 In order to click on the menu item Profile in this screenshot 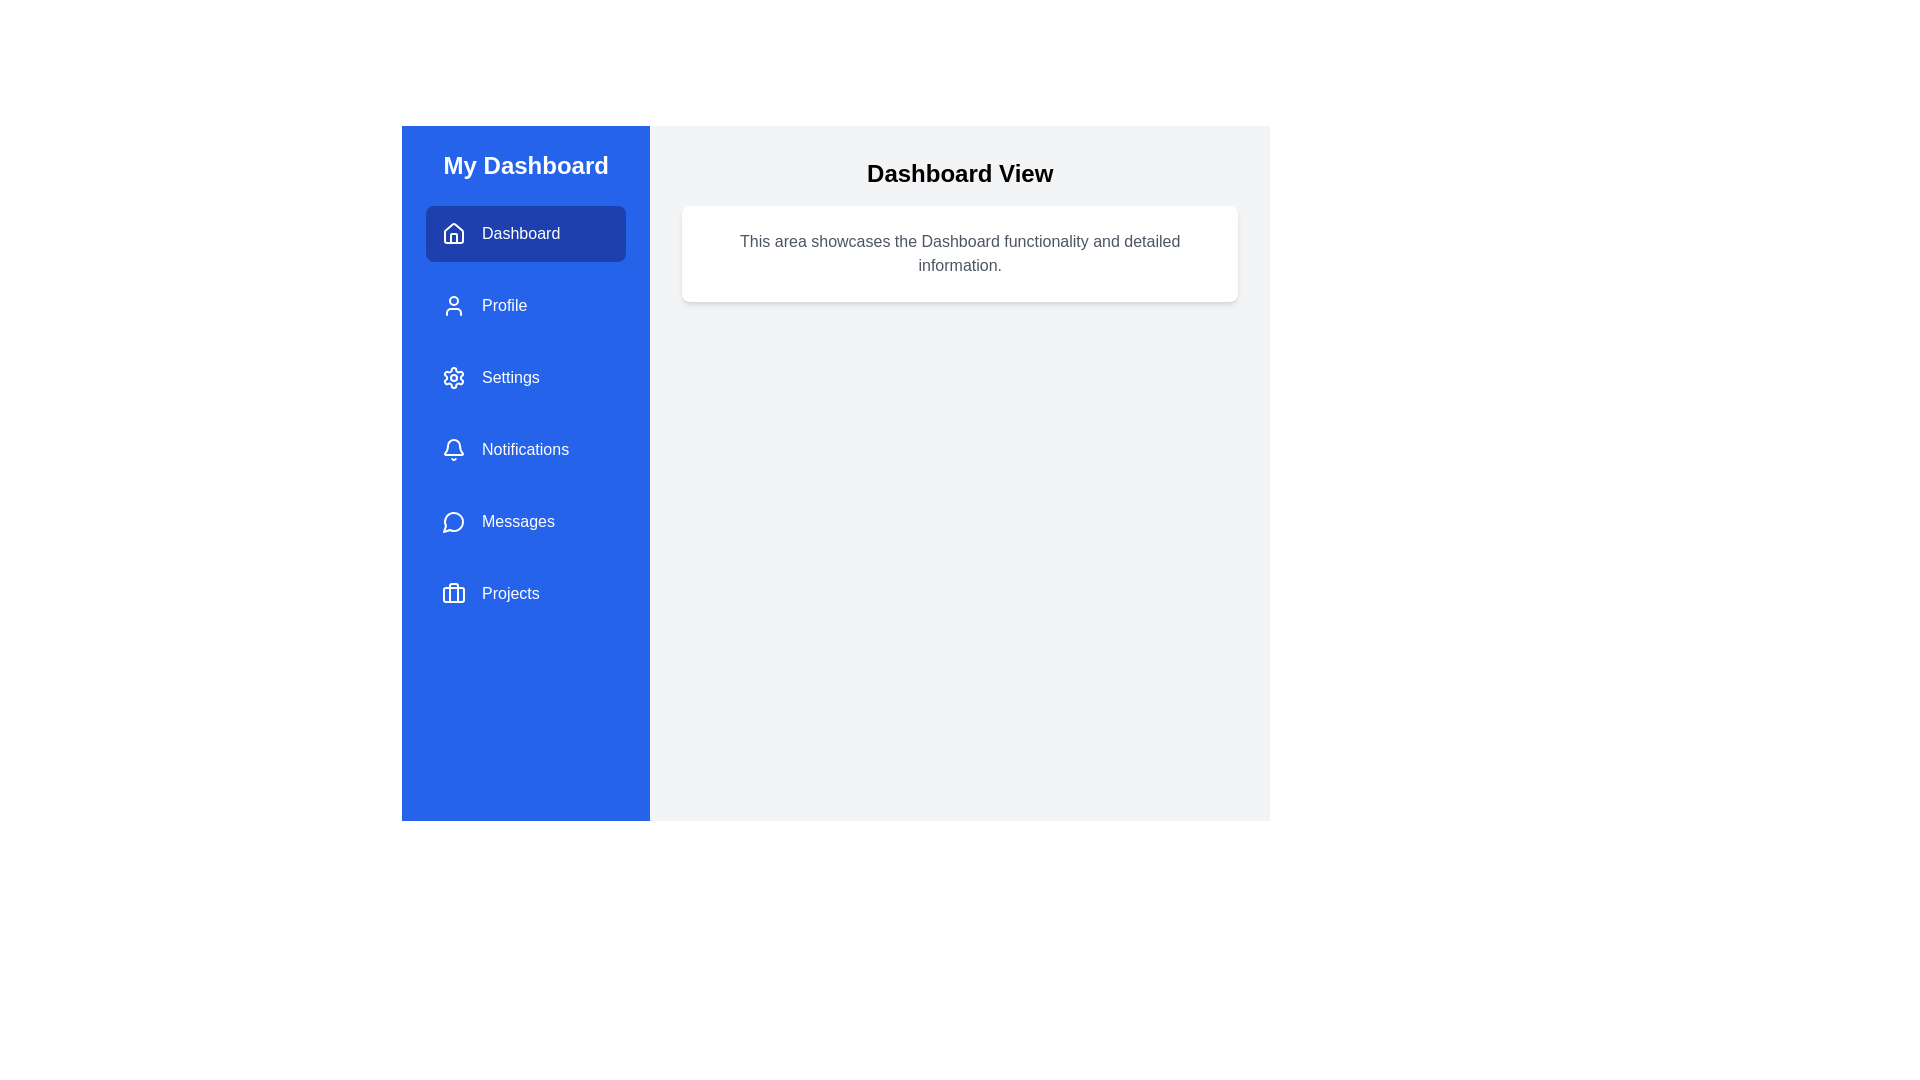, I will do `click(526, 305)`.